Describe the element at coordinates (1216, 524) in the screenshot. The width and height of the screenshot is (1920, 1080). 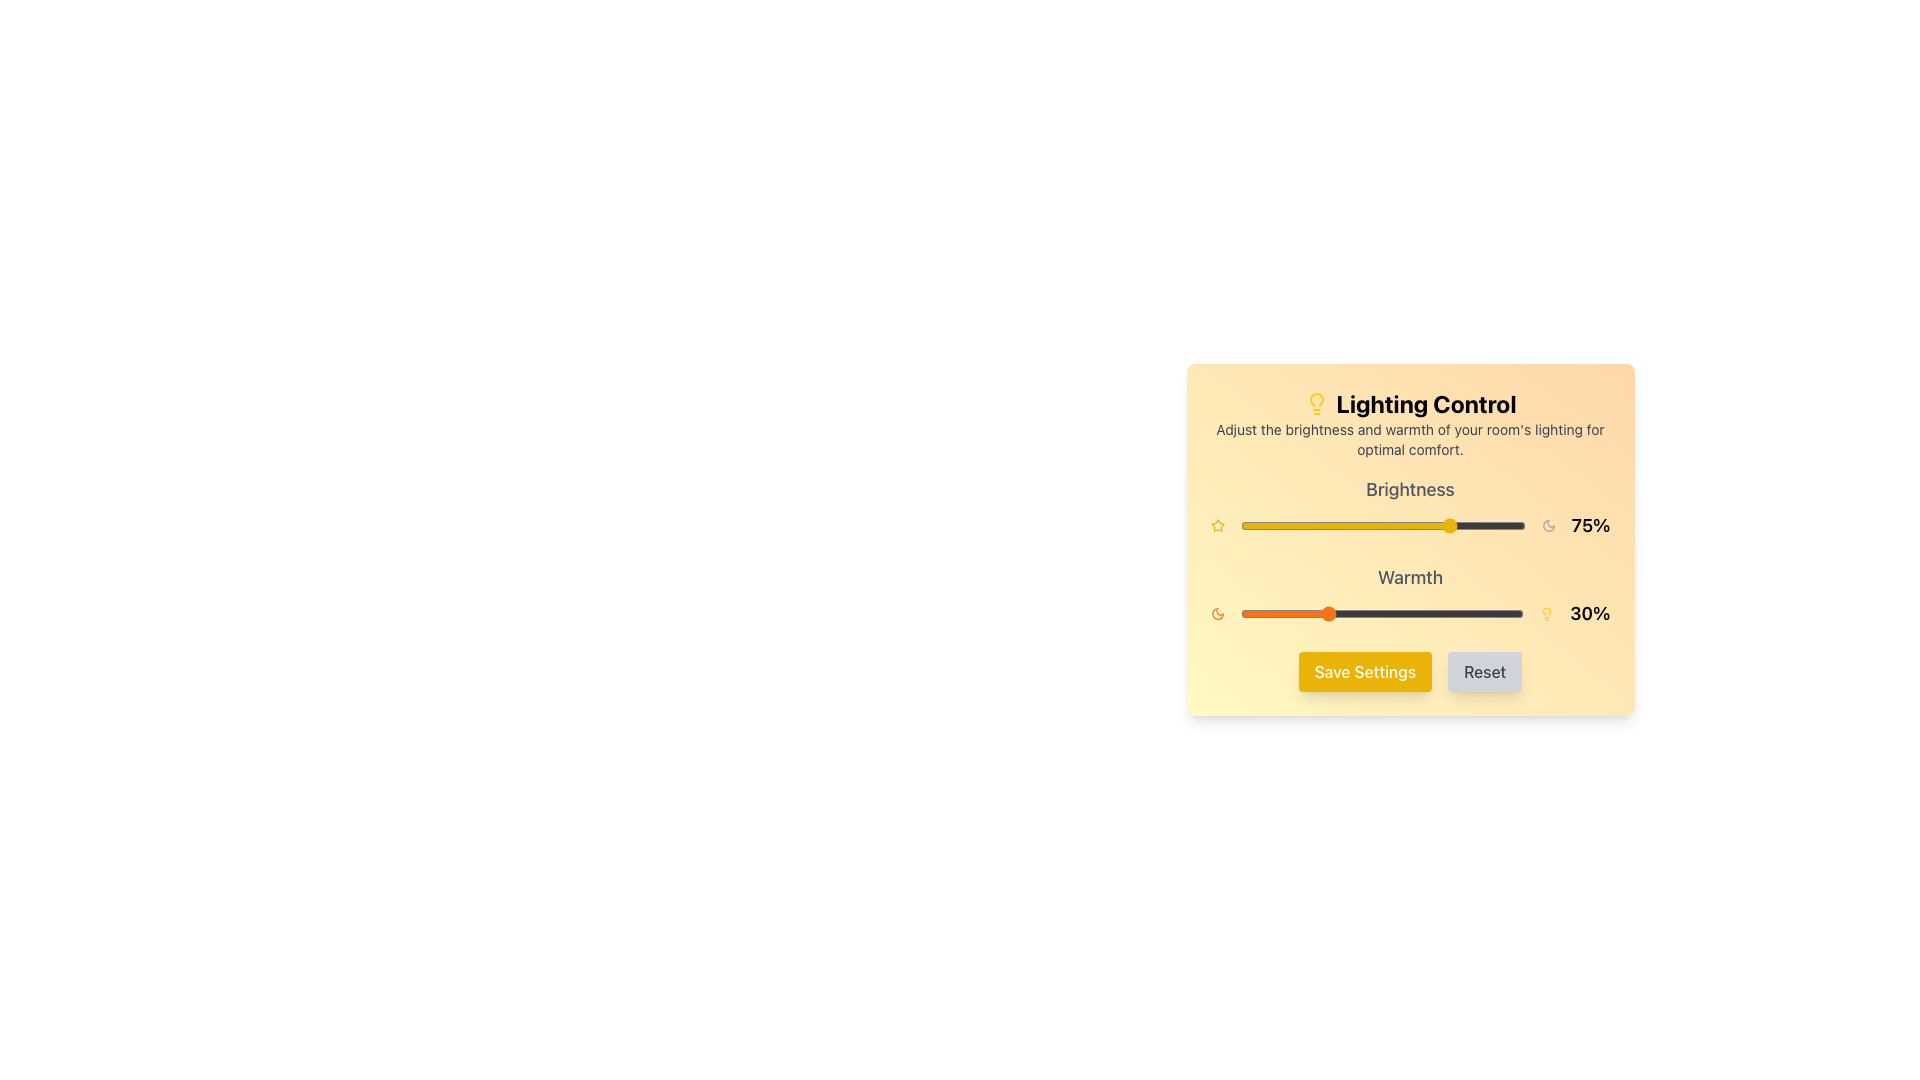
I see `the star icon located near the top right above the slidable control for 'Brightness', adjacent to the percentage indicator of the brightness level` at that location.